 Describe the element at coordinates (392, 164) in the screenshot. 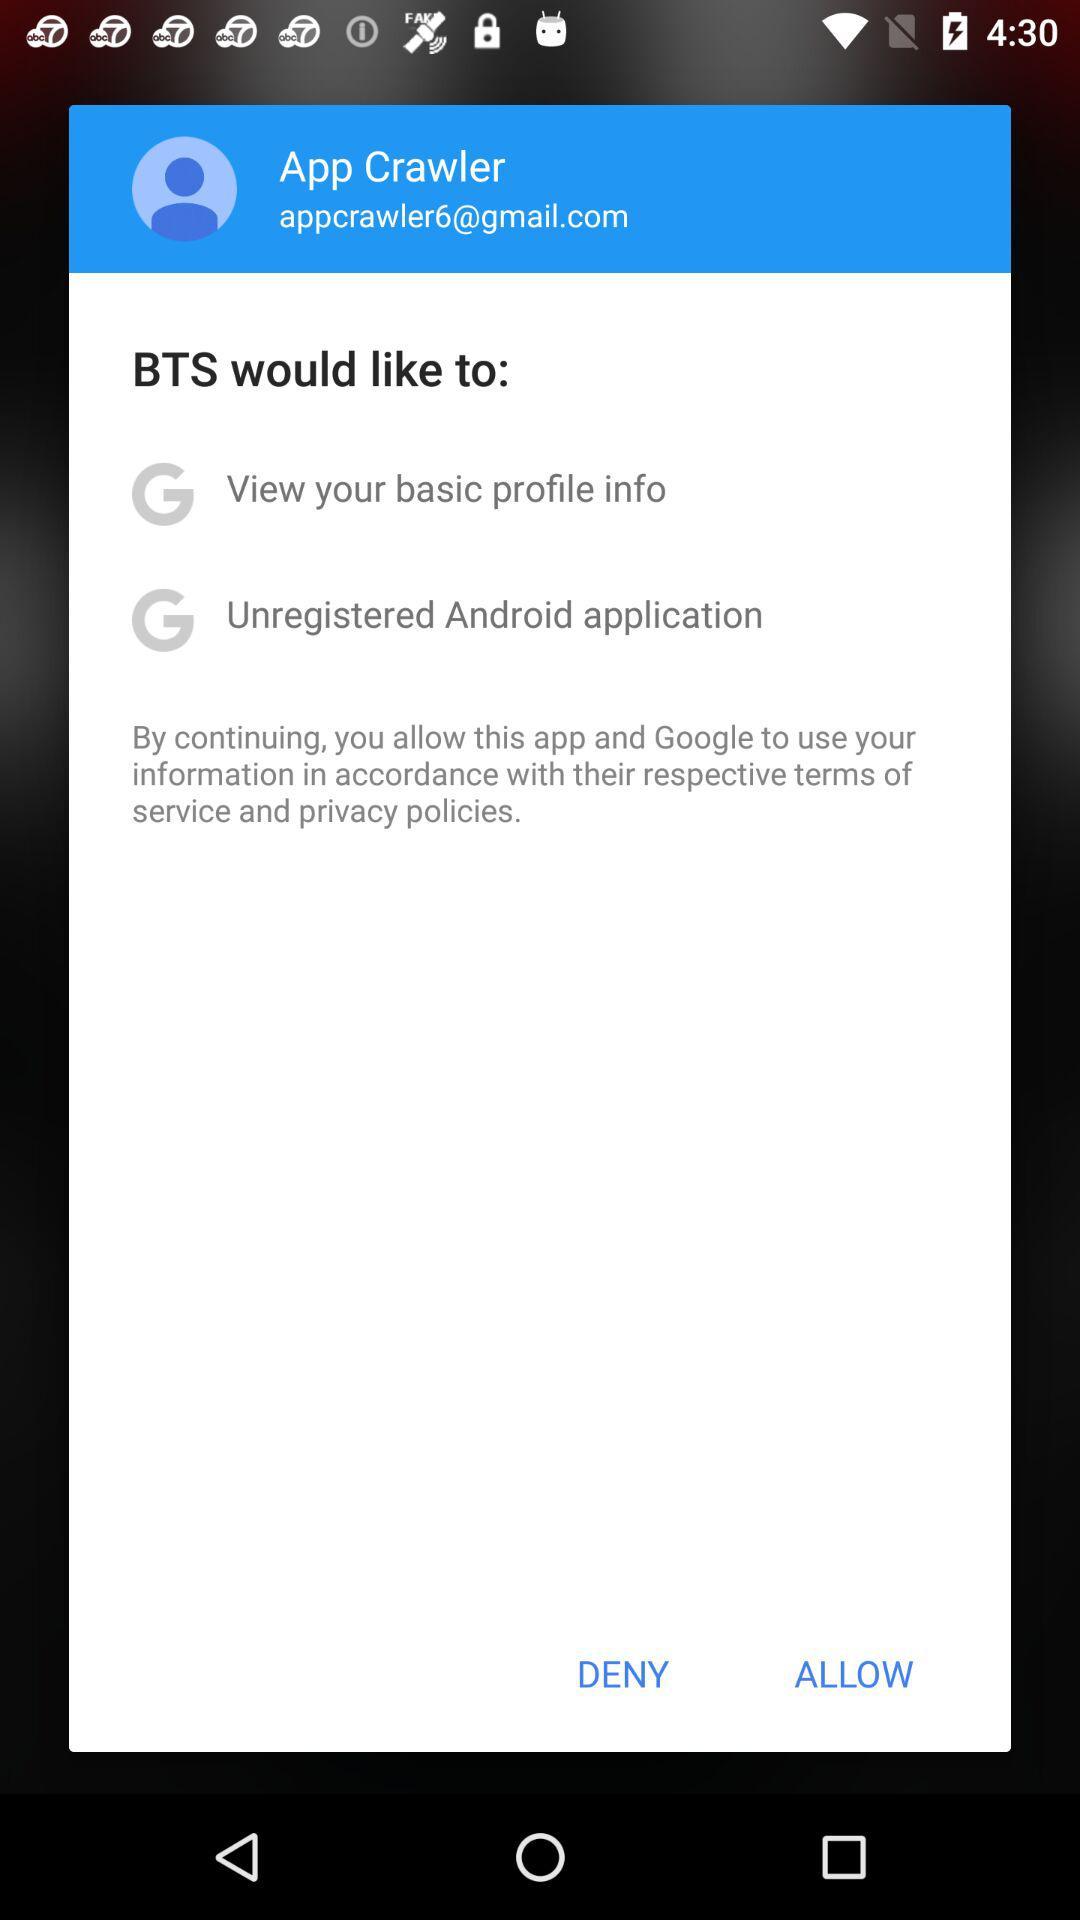

I see `app crawler` at that location.